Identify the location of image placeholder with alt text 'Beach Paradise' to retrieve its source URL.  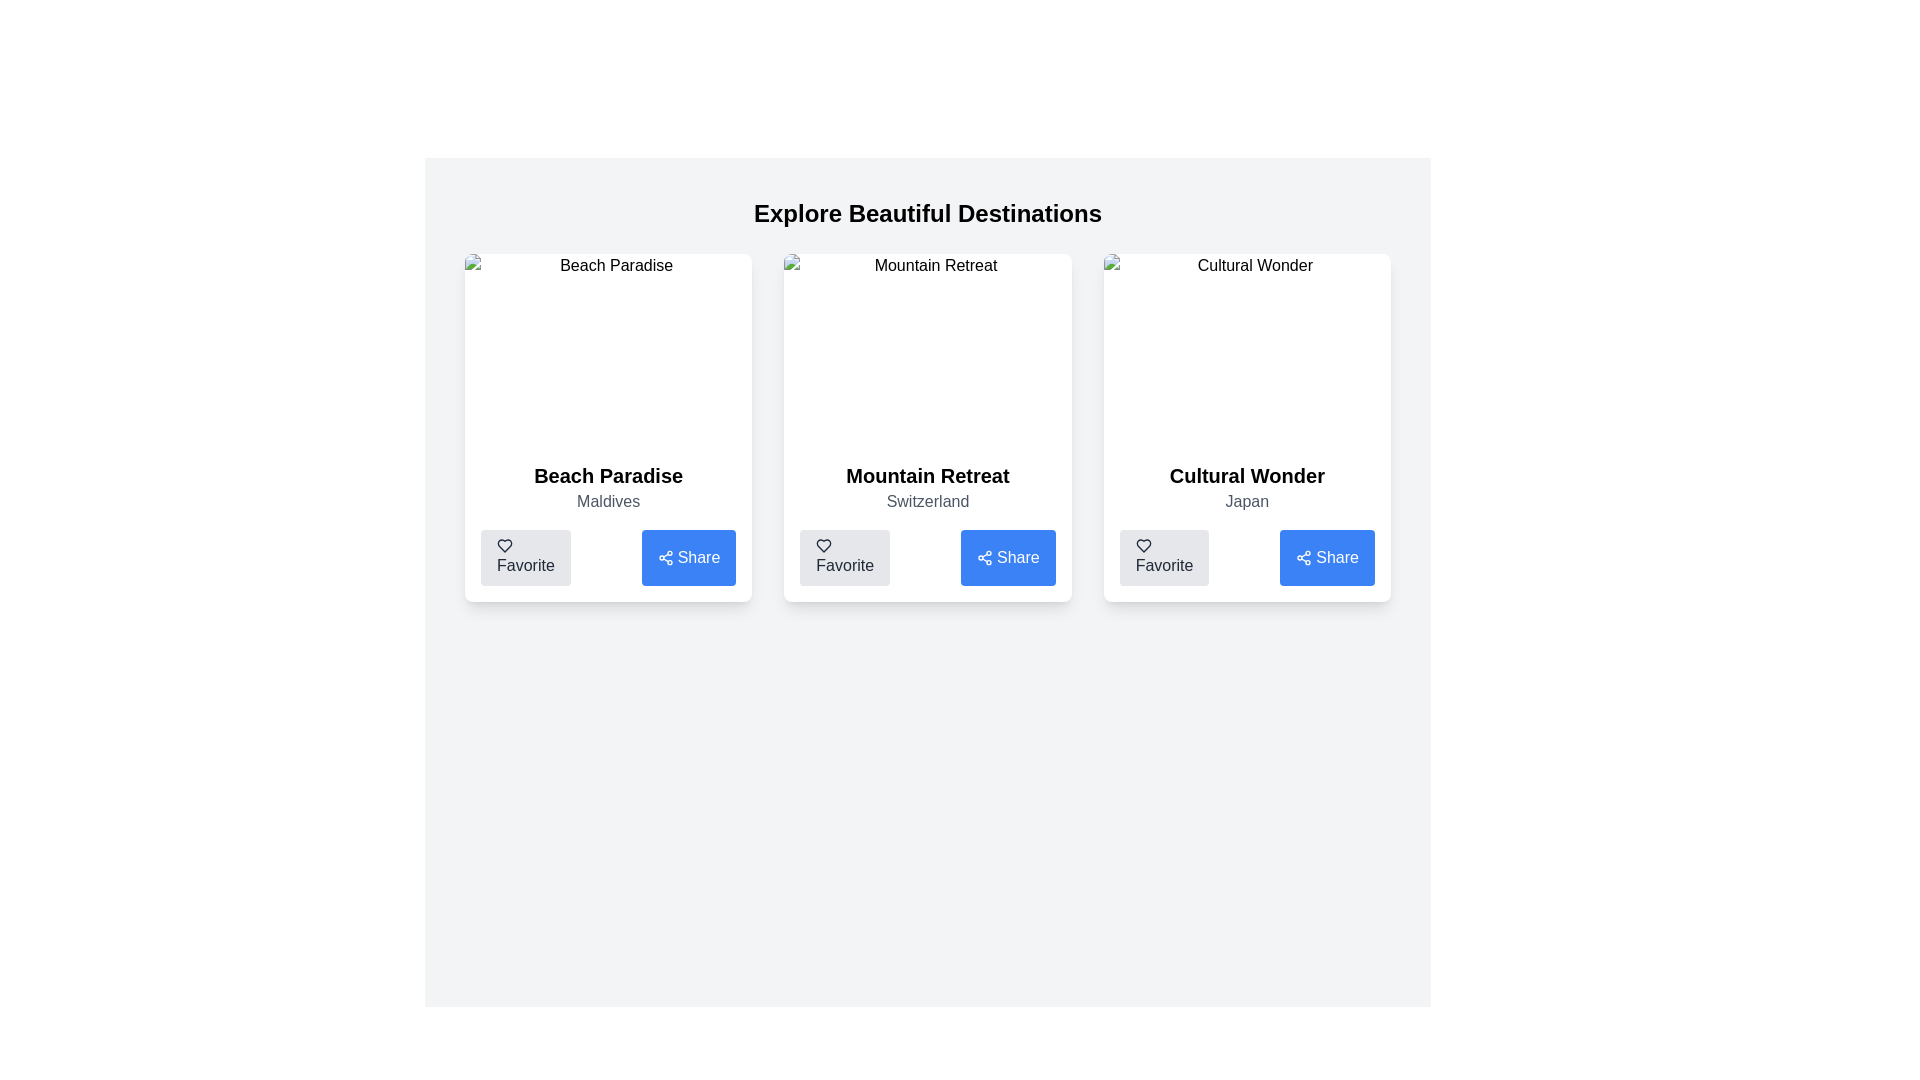
(607, 349).